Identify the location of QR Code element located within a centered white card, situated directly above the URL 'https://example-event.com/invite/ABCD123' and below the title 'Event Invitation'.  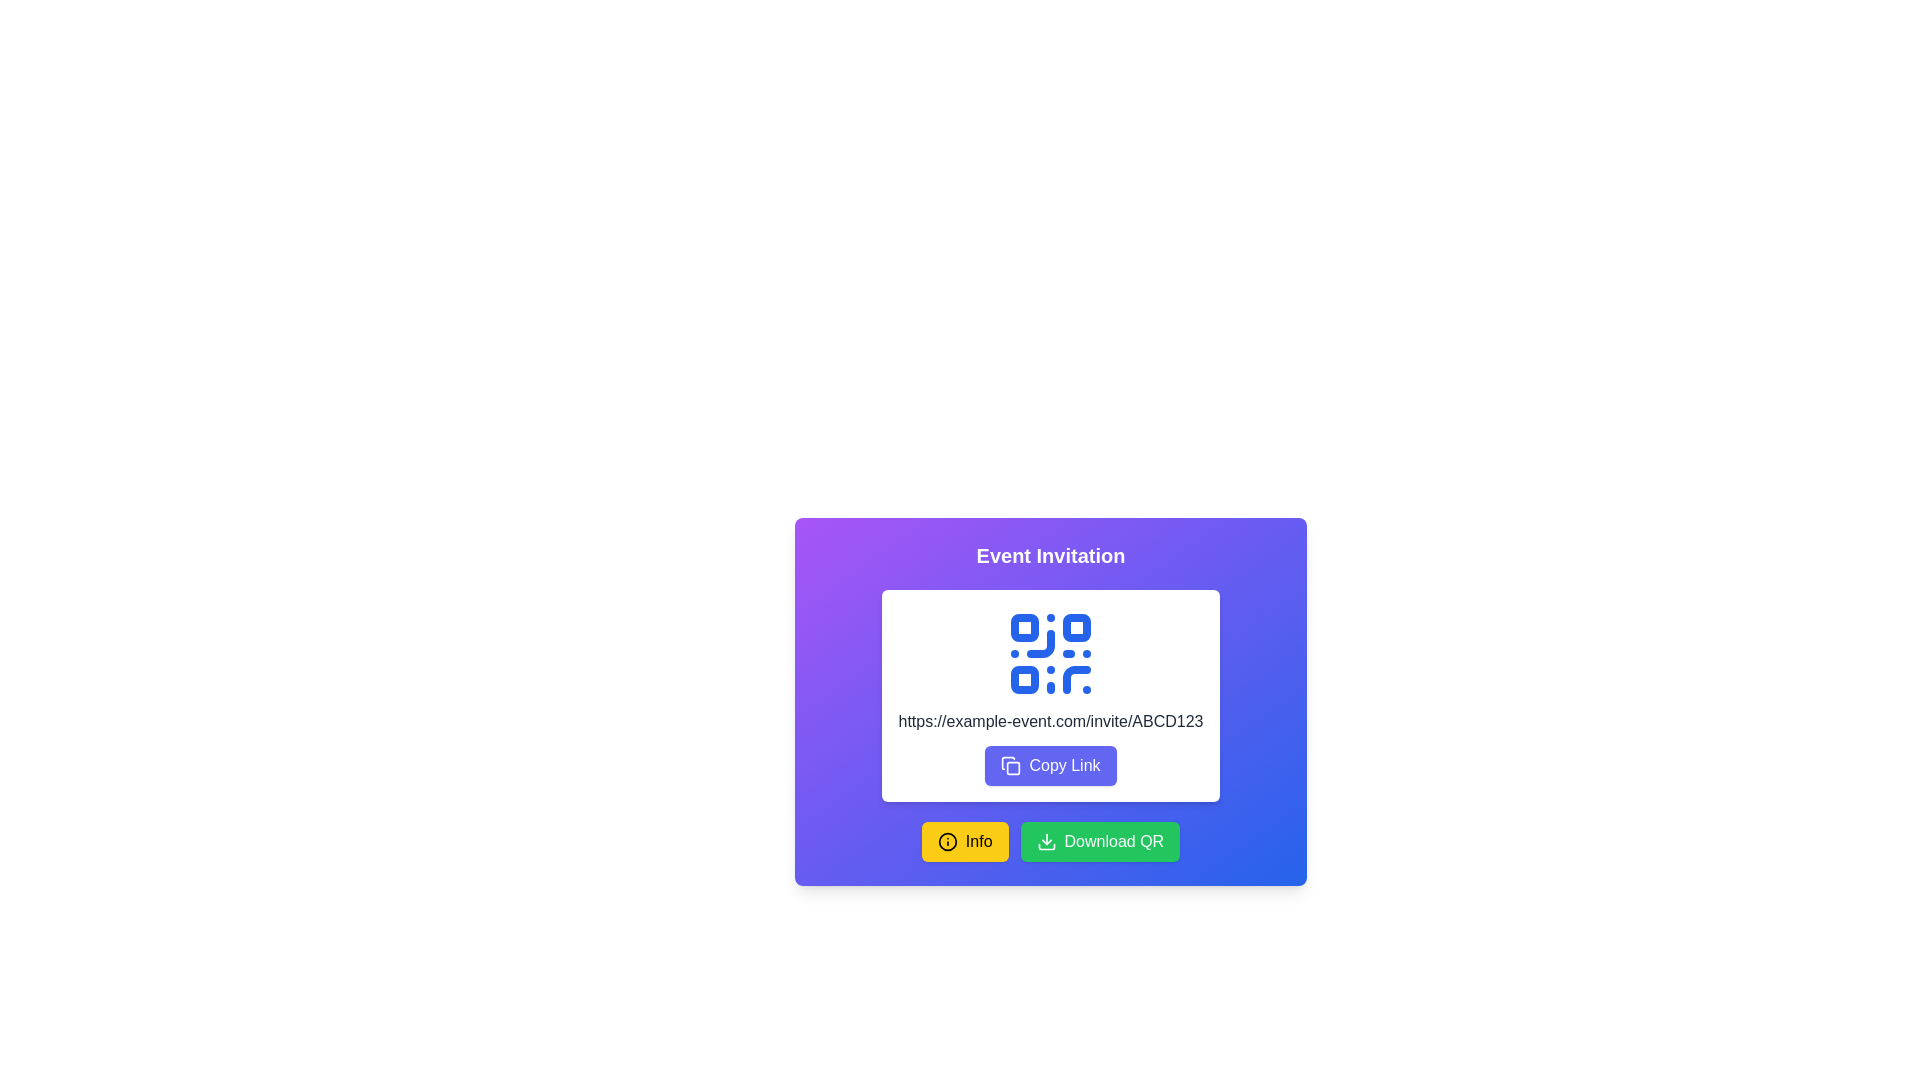
(1050, 701).